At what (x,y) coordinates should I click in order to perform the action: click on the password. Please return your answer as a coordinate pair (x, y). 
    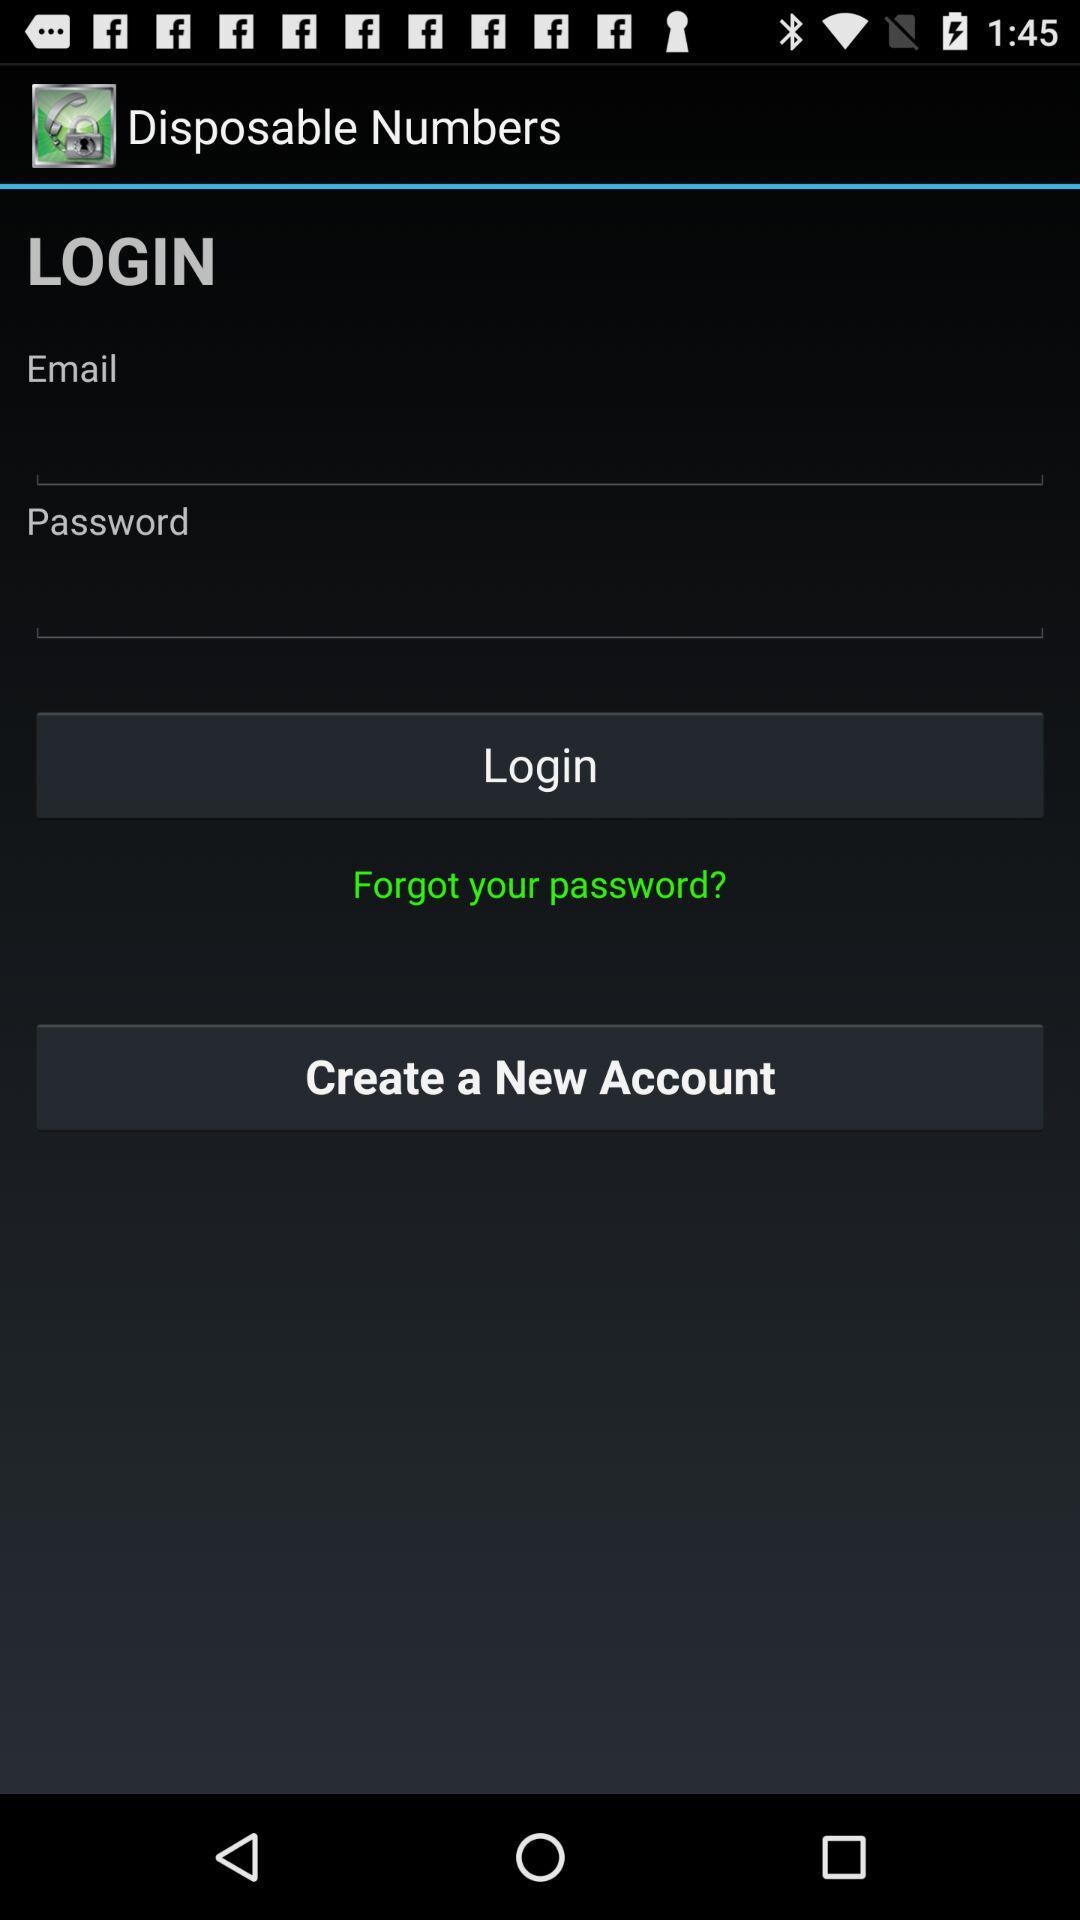
    Looking at the image, I should click on (540, 595).